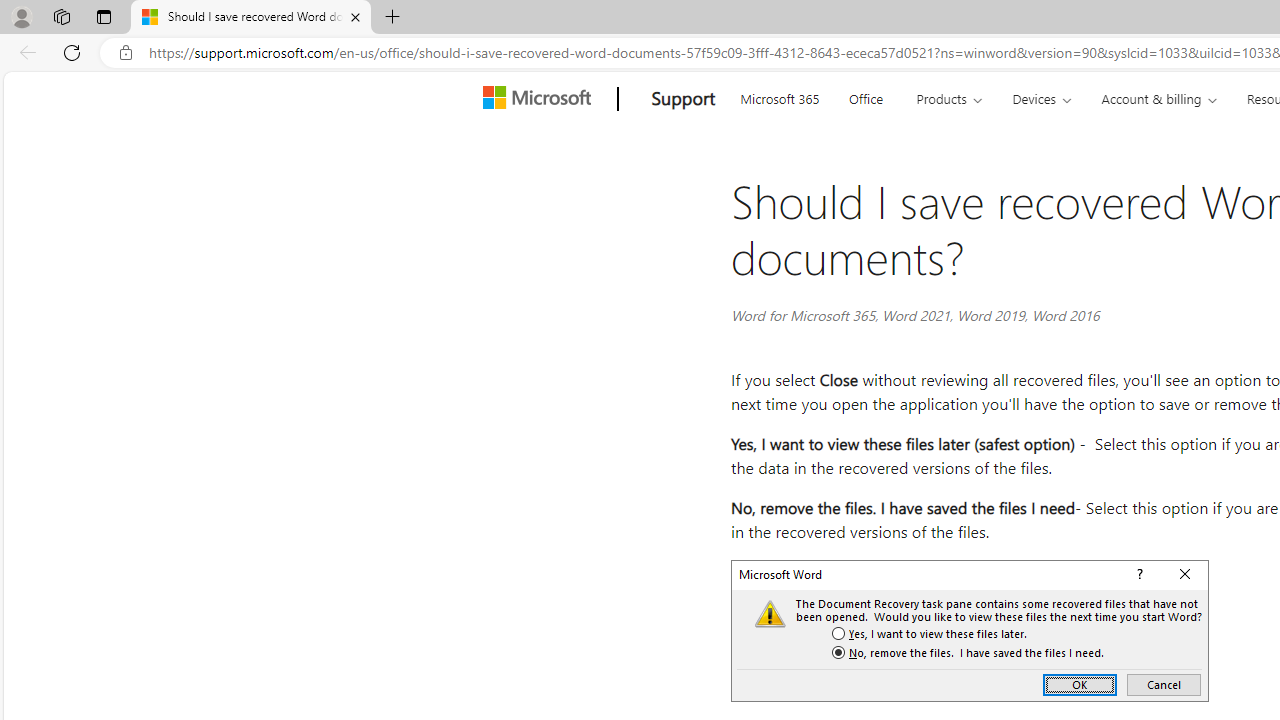 Image resolution: width=1280 pixels, height=720 pixels. I want to click on 'Close tab', so click(355, 17).